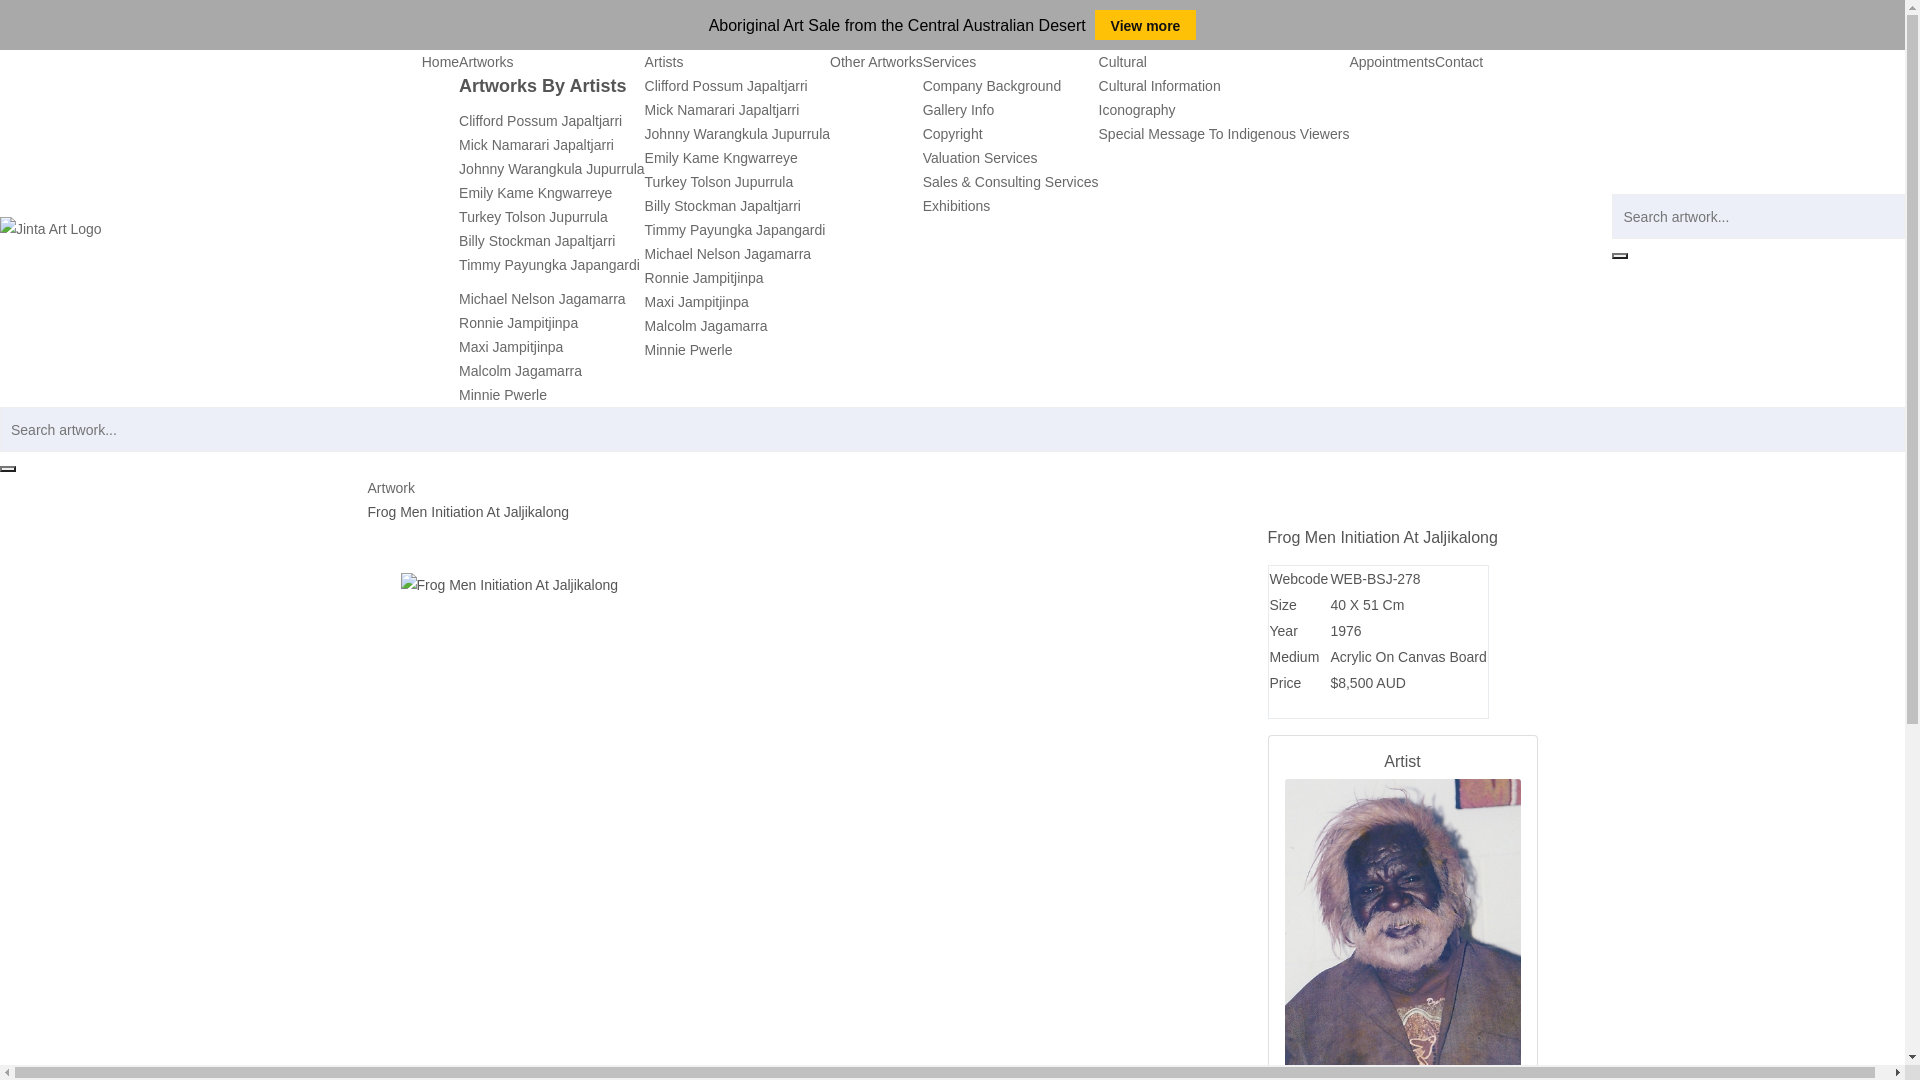 Image resolution: width=1920 pixels, height=1080 pixels. Describe the element at coordinates (696, 301) in the screenshot. I see `'Maxi Jampitjinpa'` at that location.